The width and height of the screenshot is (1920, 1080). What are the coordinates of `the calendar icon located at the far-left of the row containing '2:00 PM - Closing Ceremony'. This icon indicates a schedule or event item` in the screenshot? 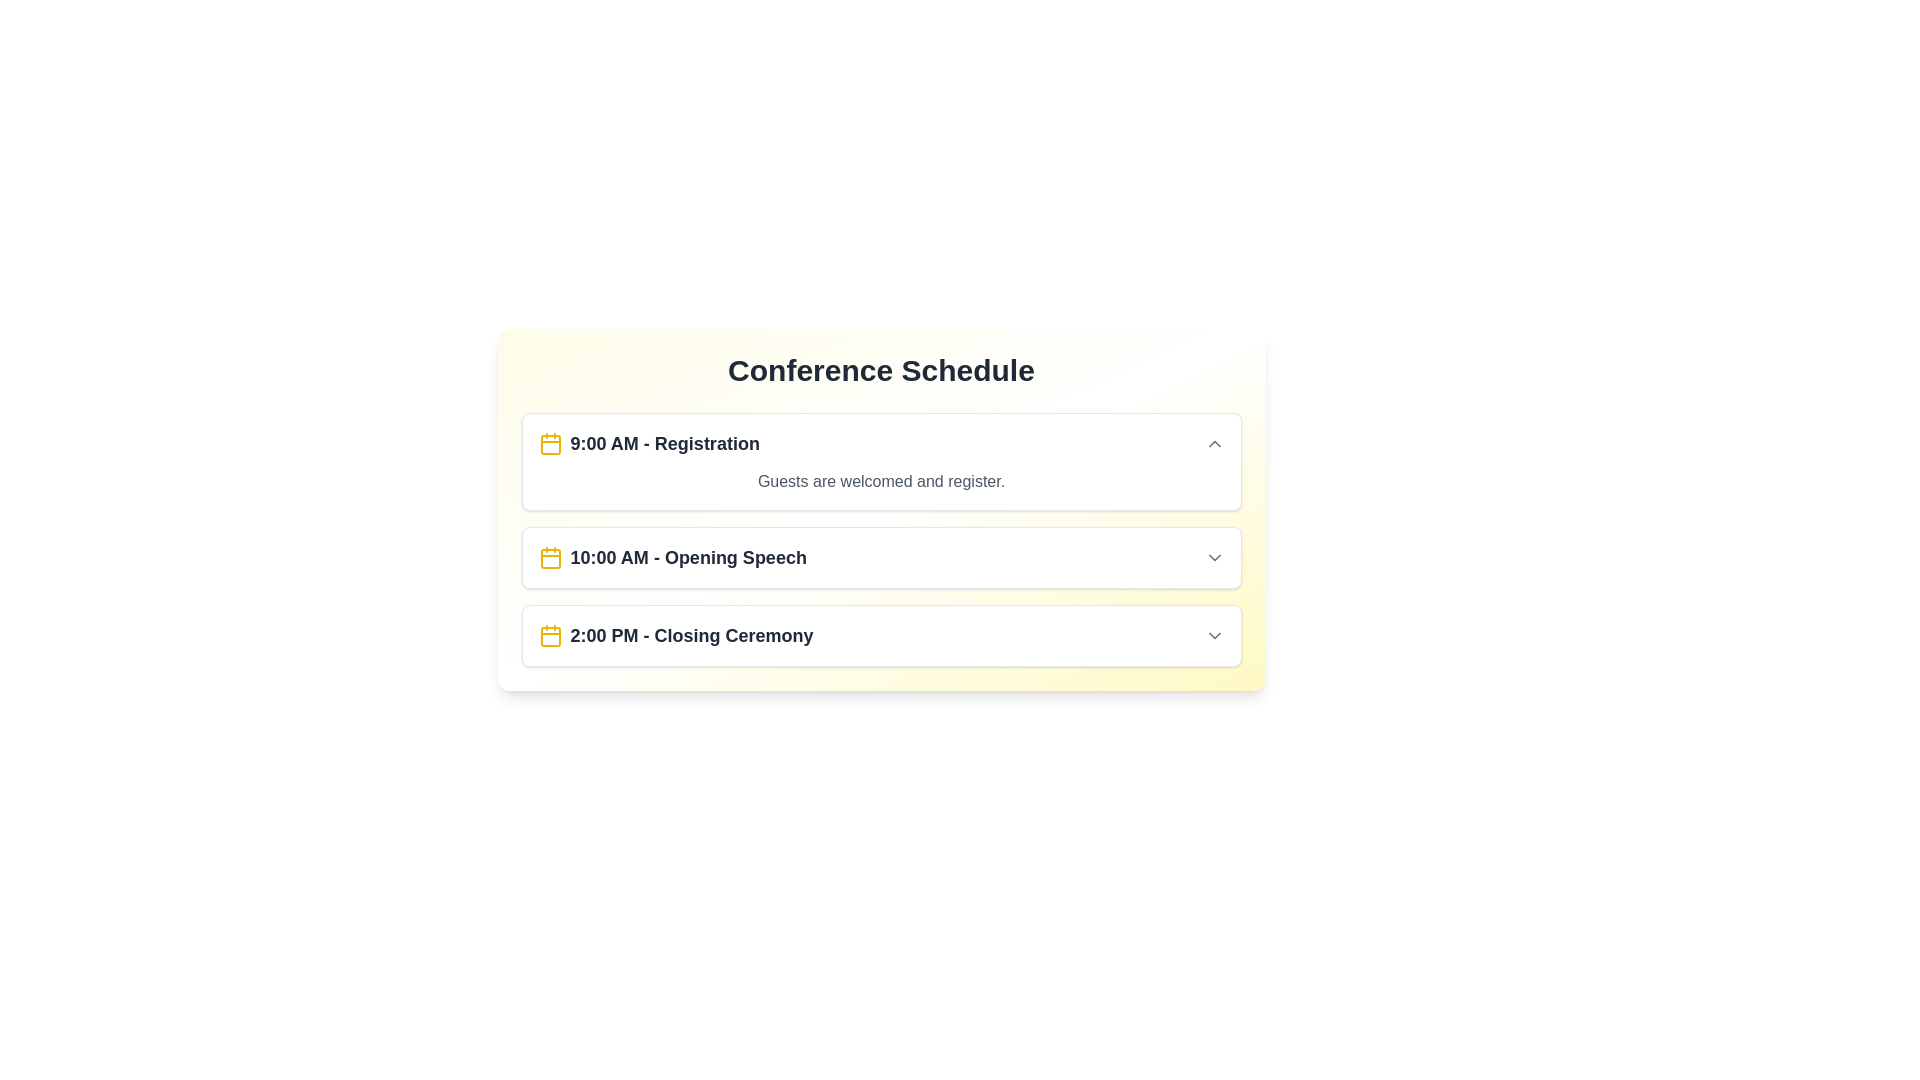 It's located at (550, 636).